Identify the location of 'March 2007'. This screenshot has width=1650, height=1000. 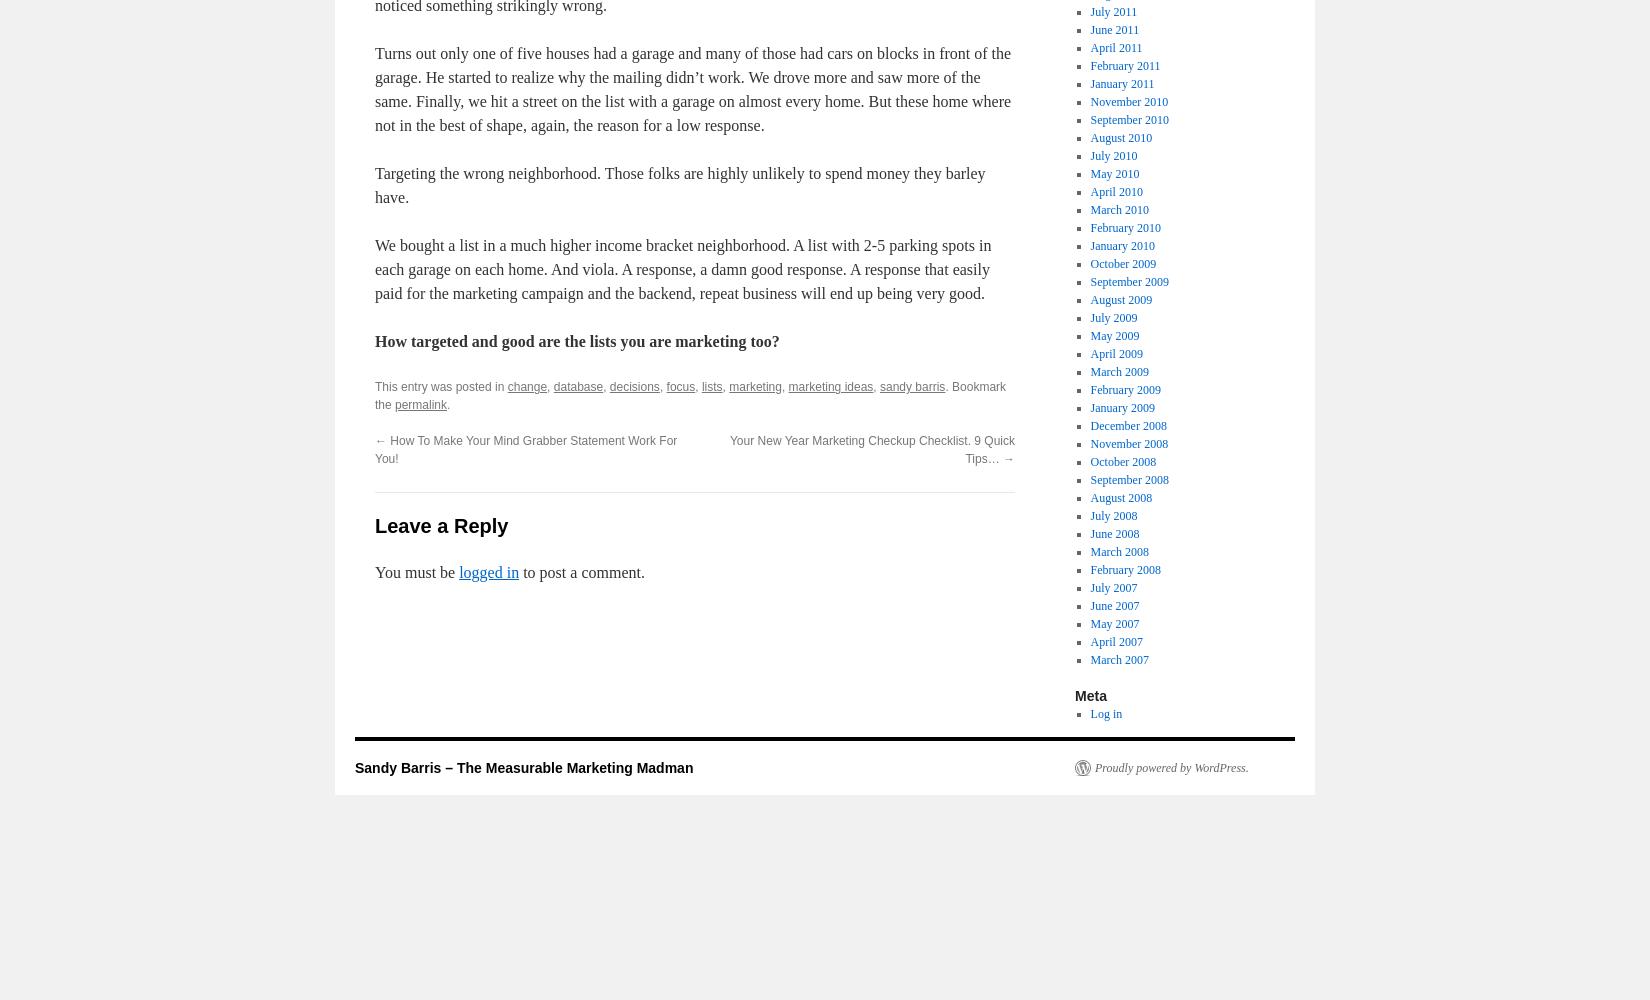
(1119, 660).